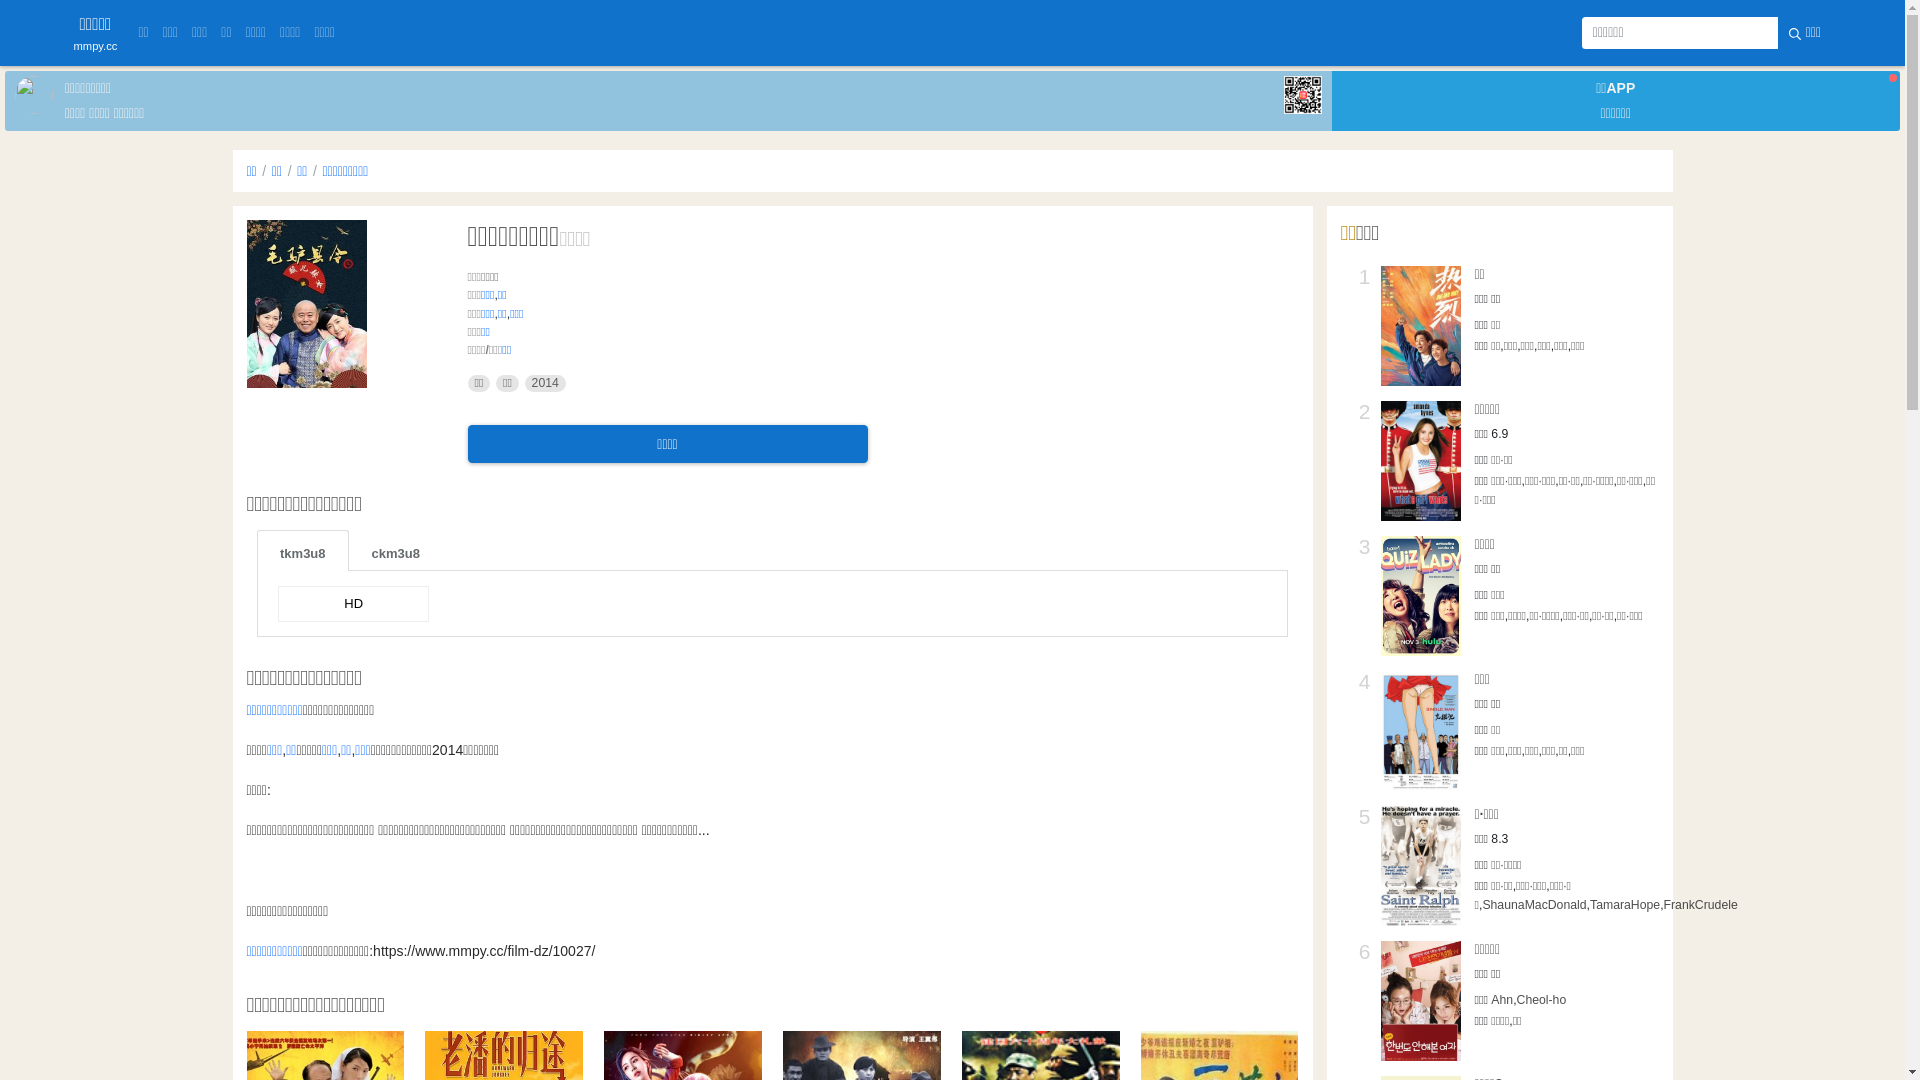  Describe the element at coordinates (353, 603) in the screenshot. I see `'HD'` at that location.